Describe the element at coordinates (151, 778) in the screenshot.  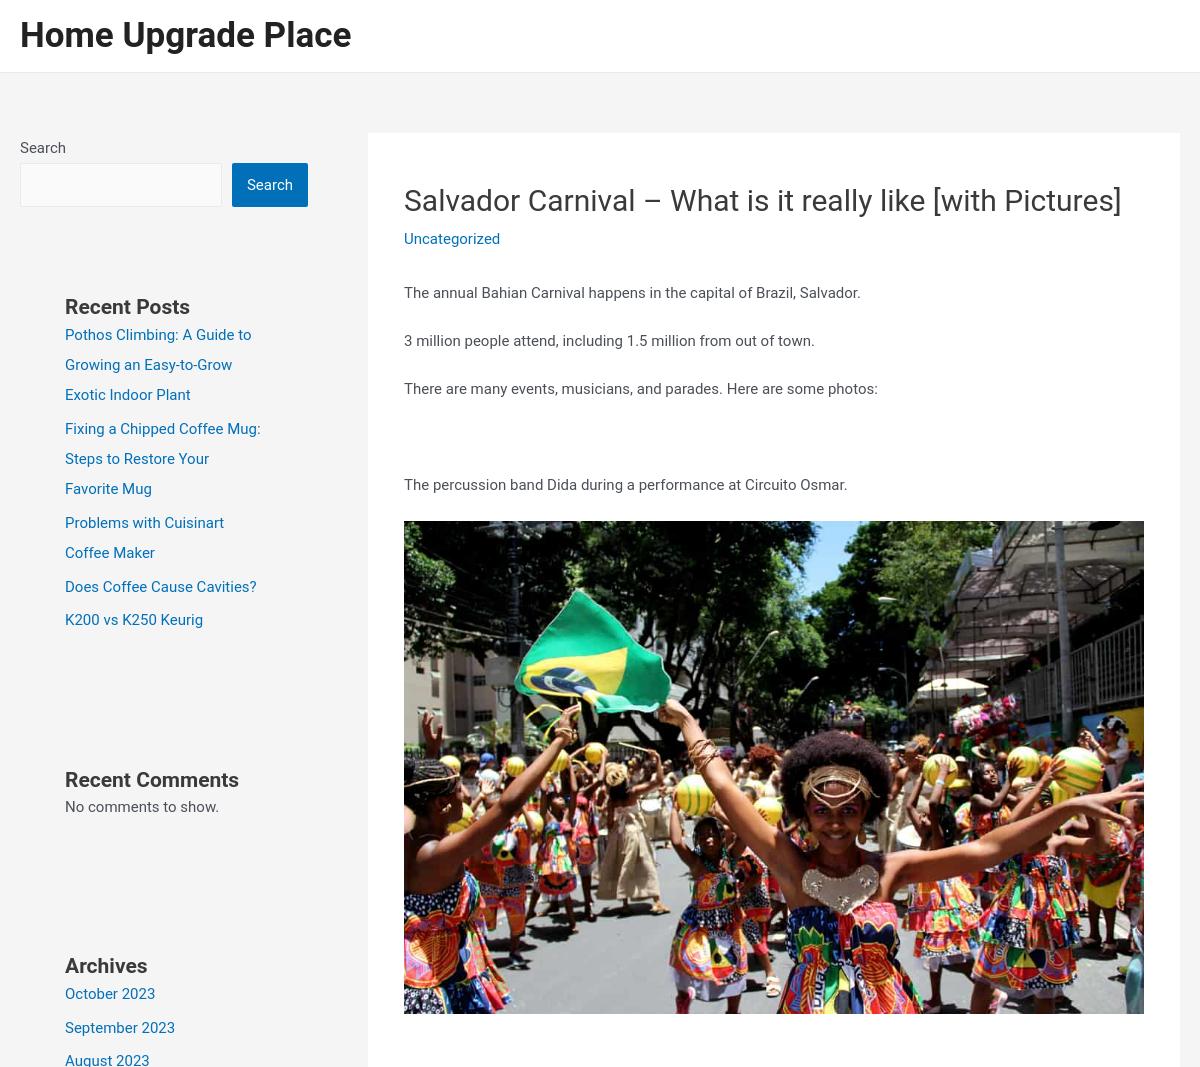
I see `'Recent Comments'` at that location.